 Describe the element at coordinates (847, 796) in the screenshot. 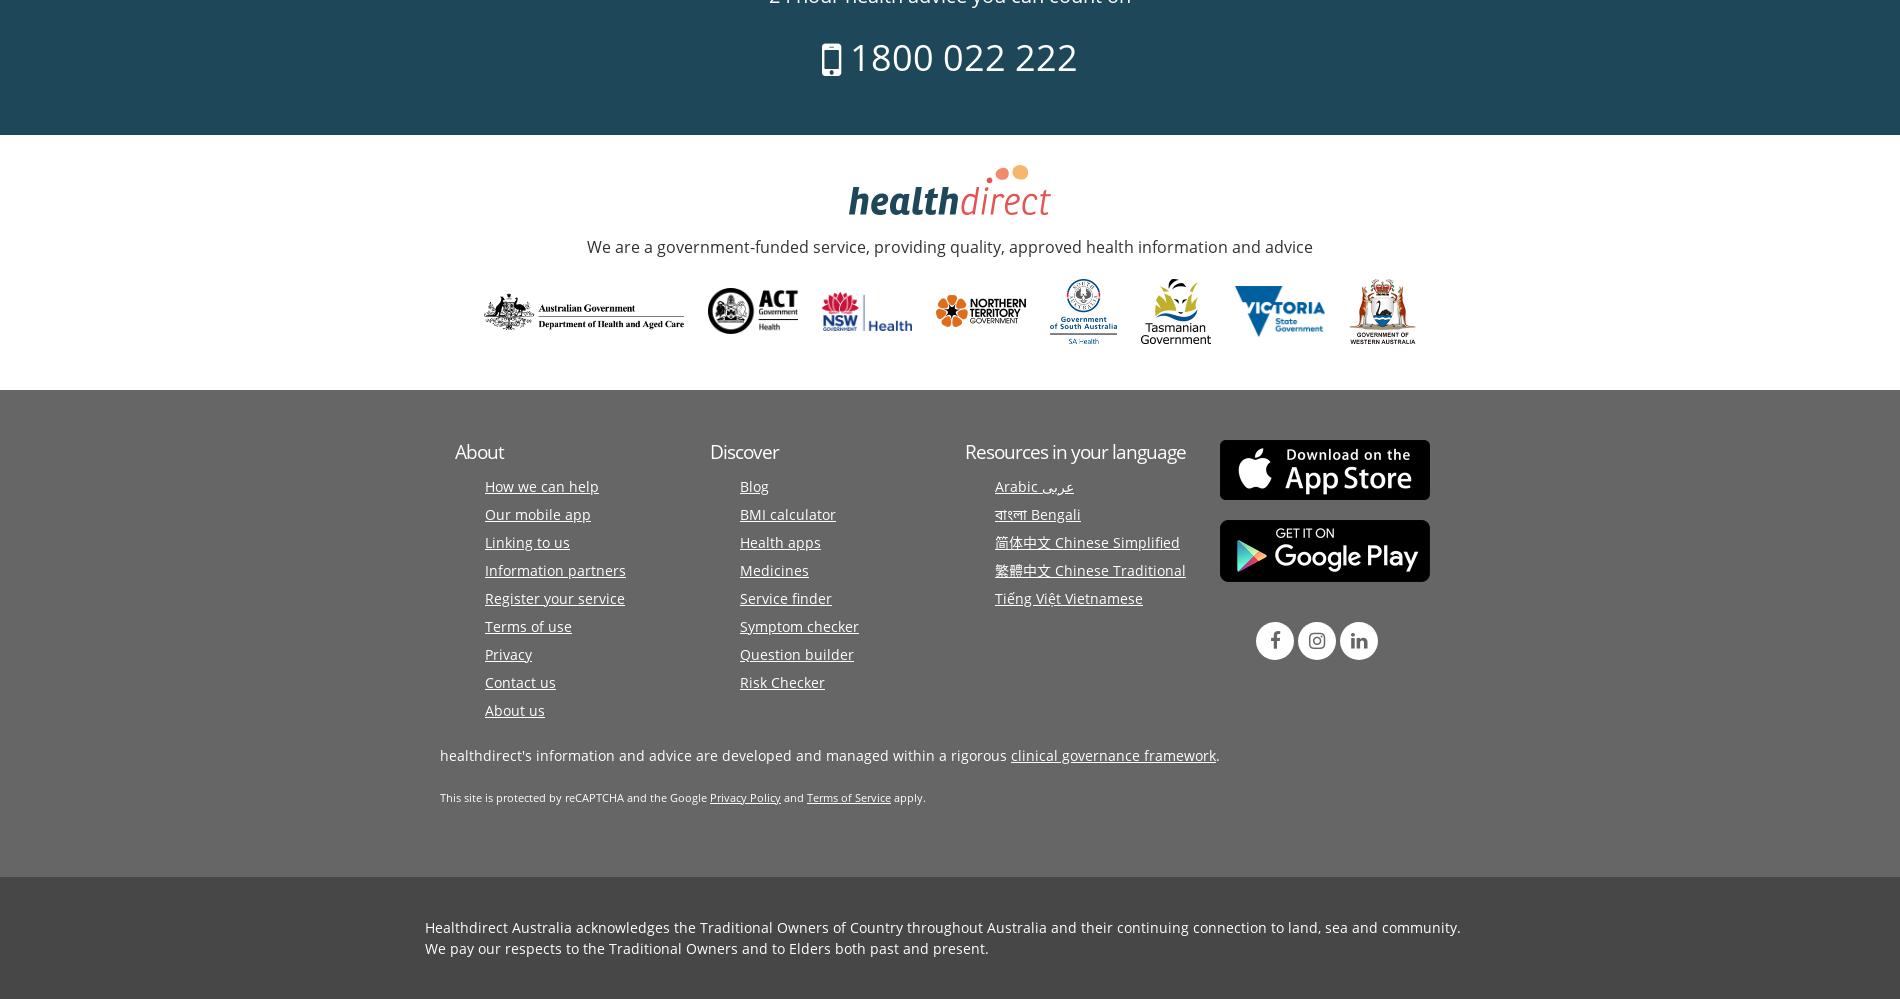

I see `'Terms of Service'` at that location.